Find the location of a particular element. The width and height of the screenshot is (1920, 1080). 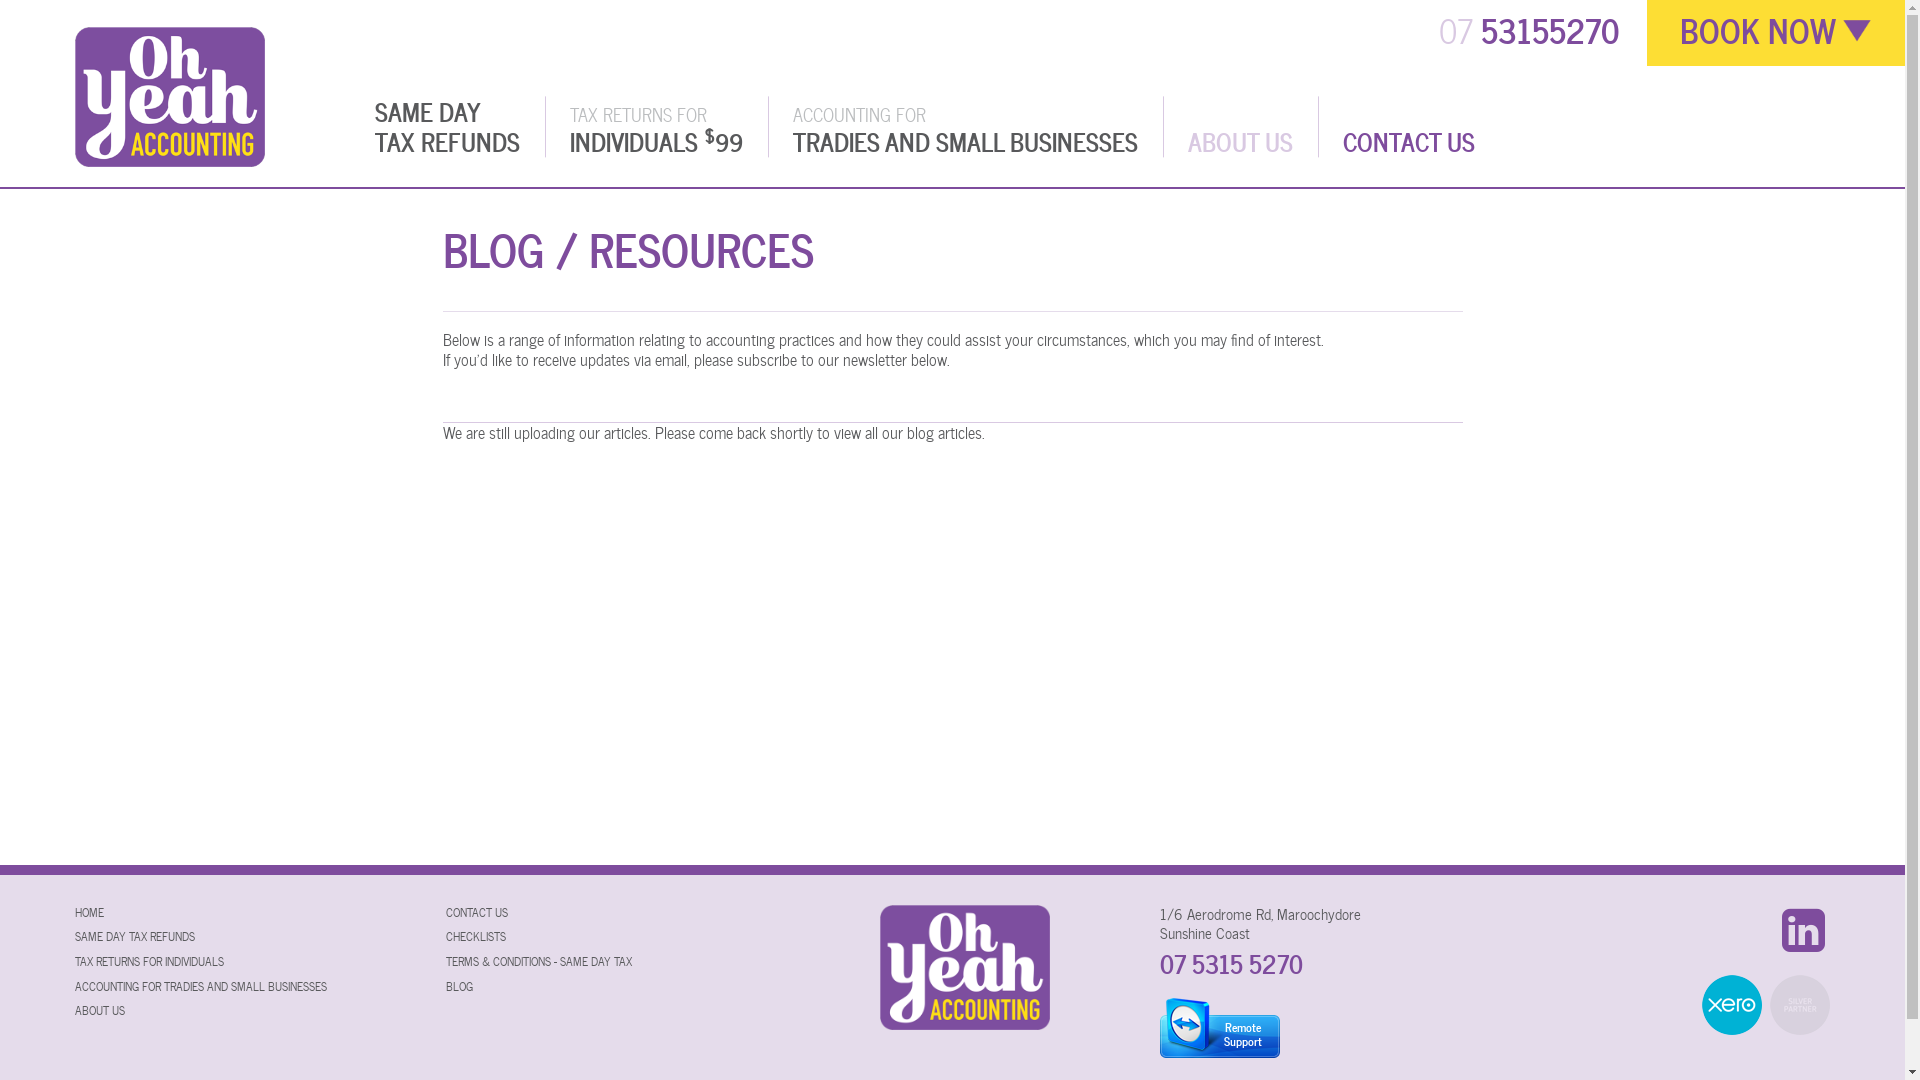

'CHECKLISTS' is located at coordinates (445, 936).